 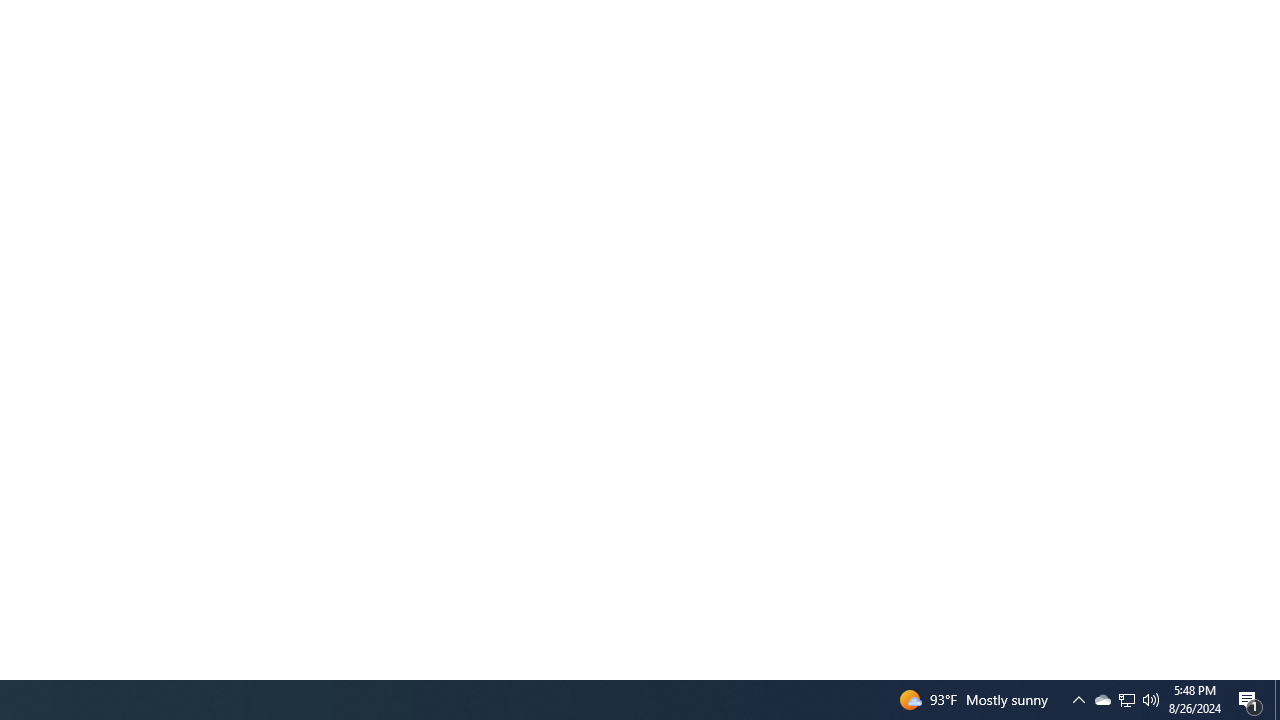 I want to click on 'Notification Chevron', so click(x=1101, y=698).